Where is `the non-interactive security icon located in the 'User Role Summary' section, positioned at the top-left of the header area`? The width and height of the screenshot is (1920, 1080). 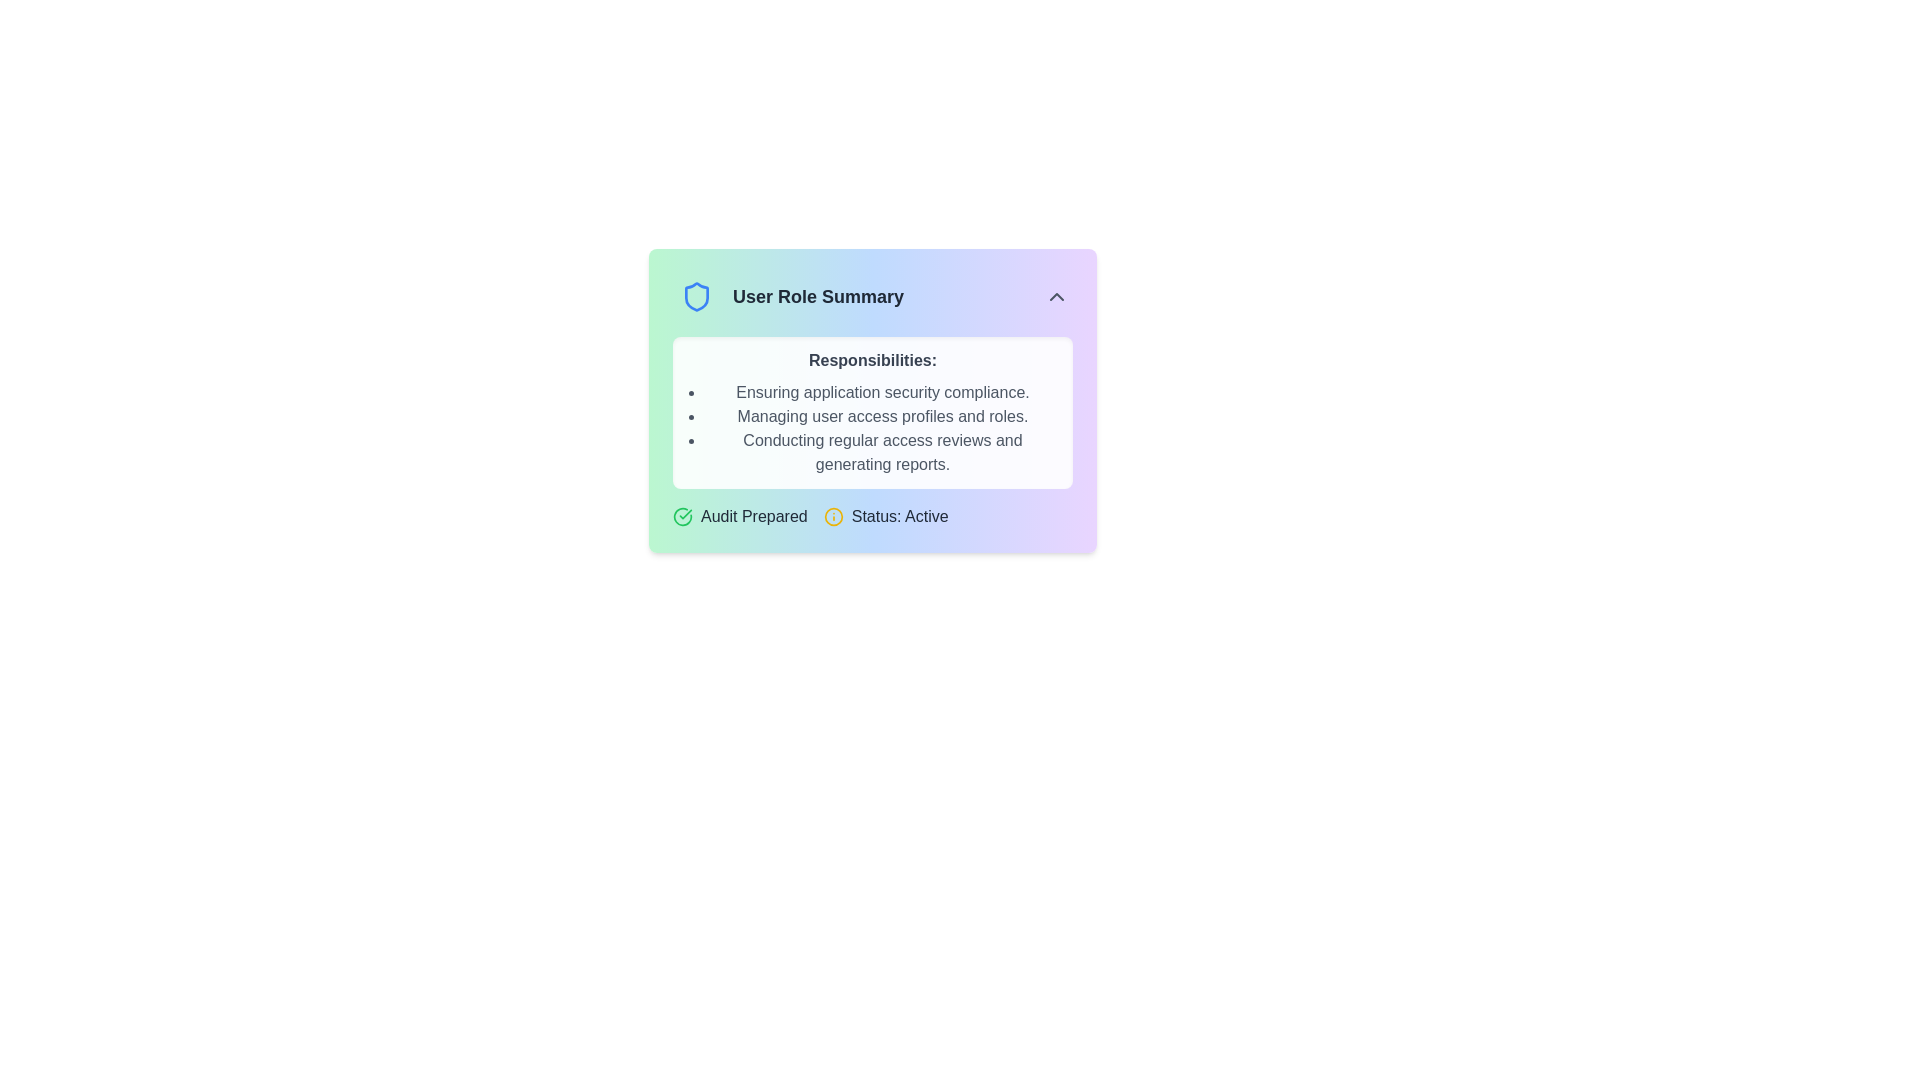 the non-interactive security icon located in the 'User Role Summary' section, positioned at the top-left of the header area is located at coordinates (696, 297).